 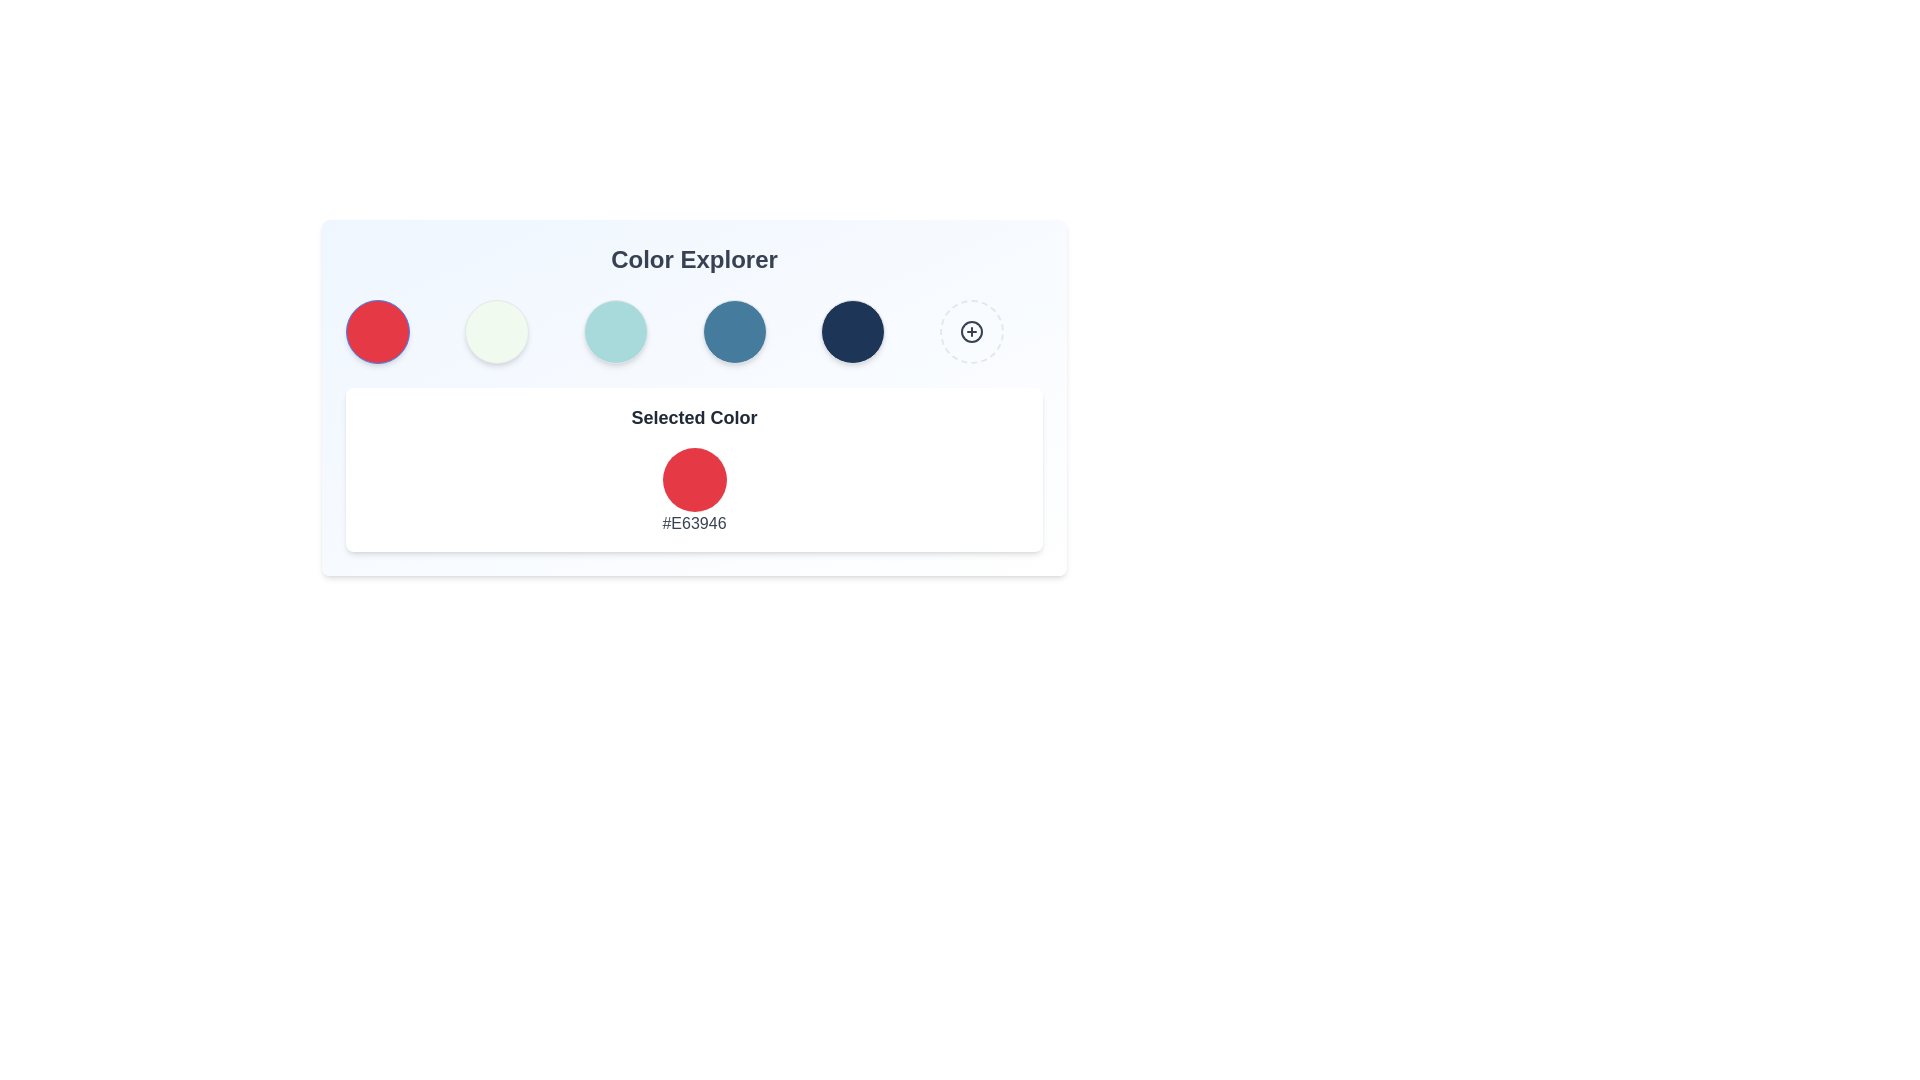 I want to click on the button located in the top-right corner of the horizontal grid of six circular elements, so click(x=972, y=330).